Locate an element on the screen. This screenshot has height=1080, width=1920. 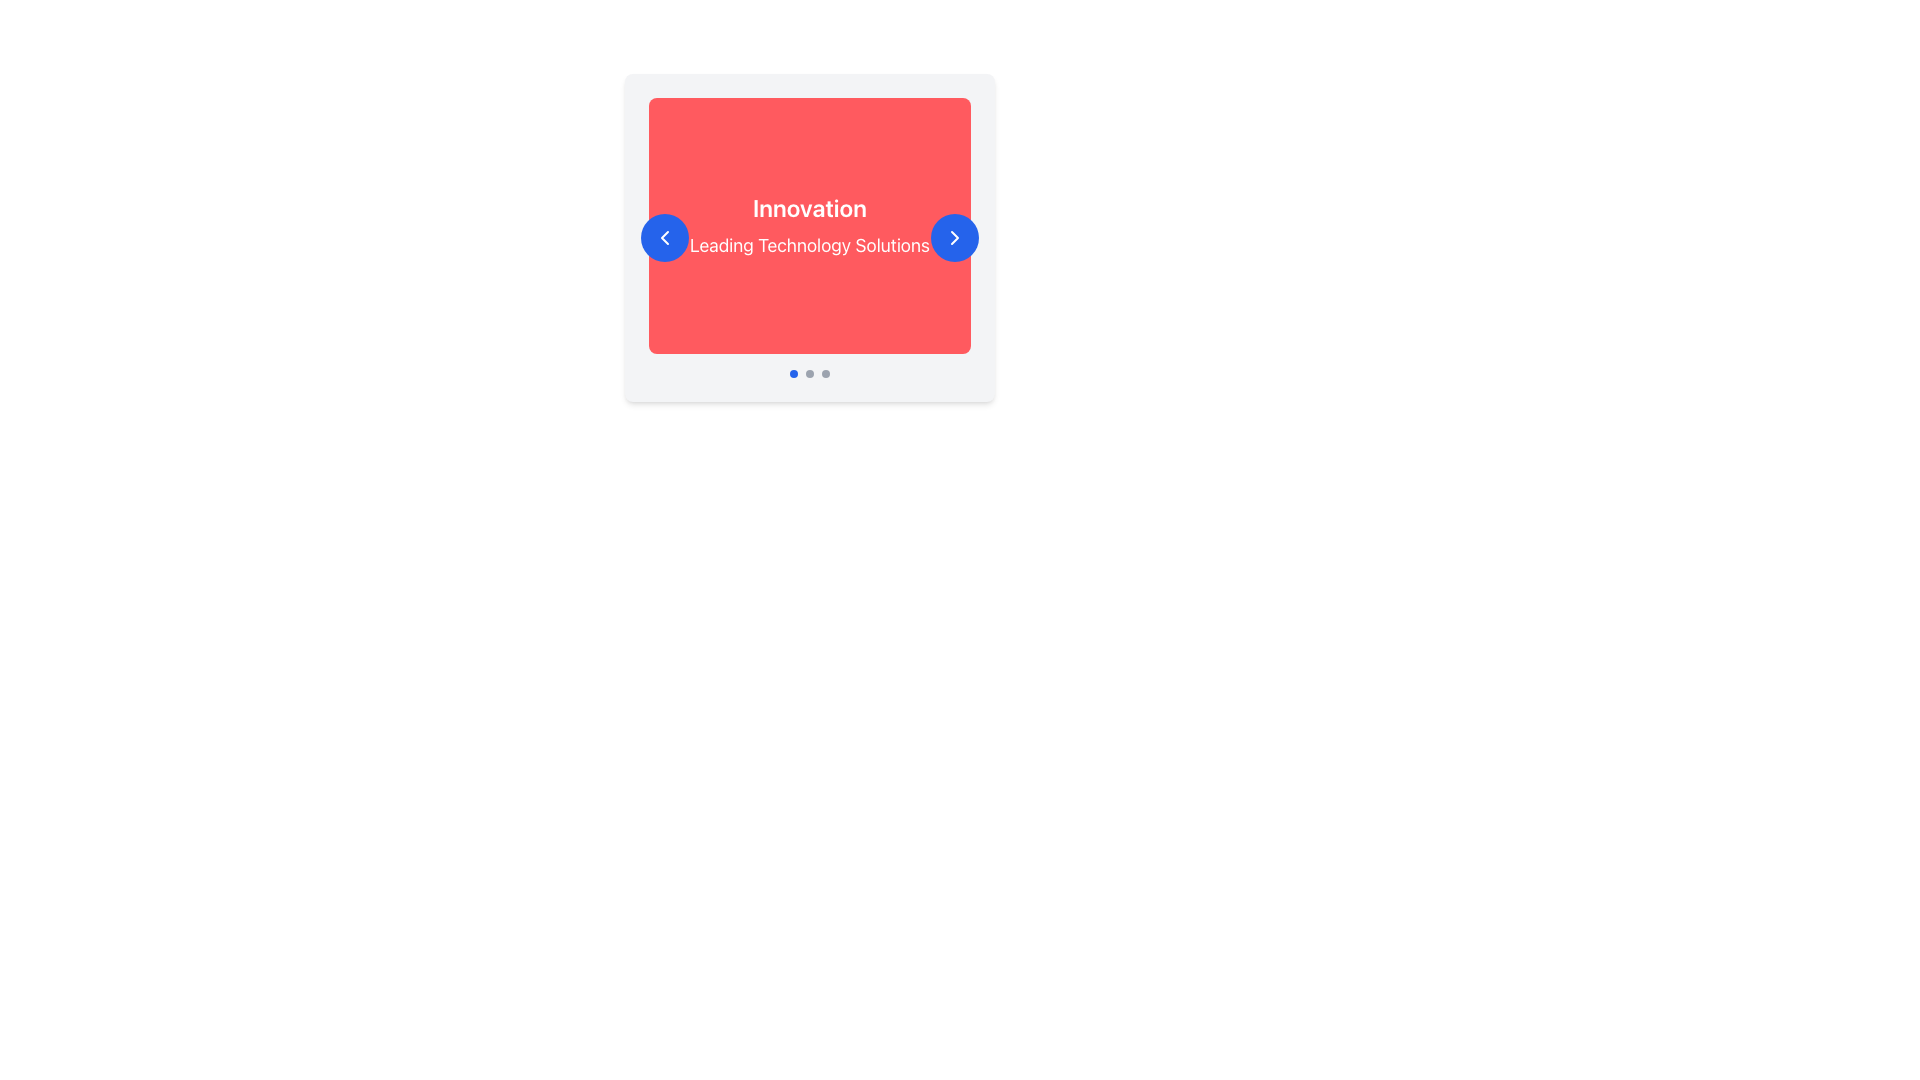
the right-facing chevron arrow within the circular blue button located to the right of the highlighted content is located at coordinates (954, 237).